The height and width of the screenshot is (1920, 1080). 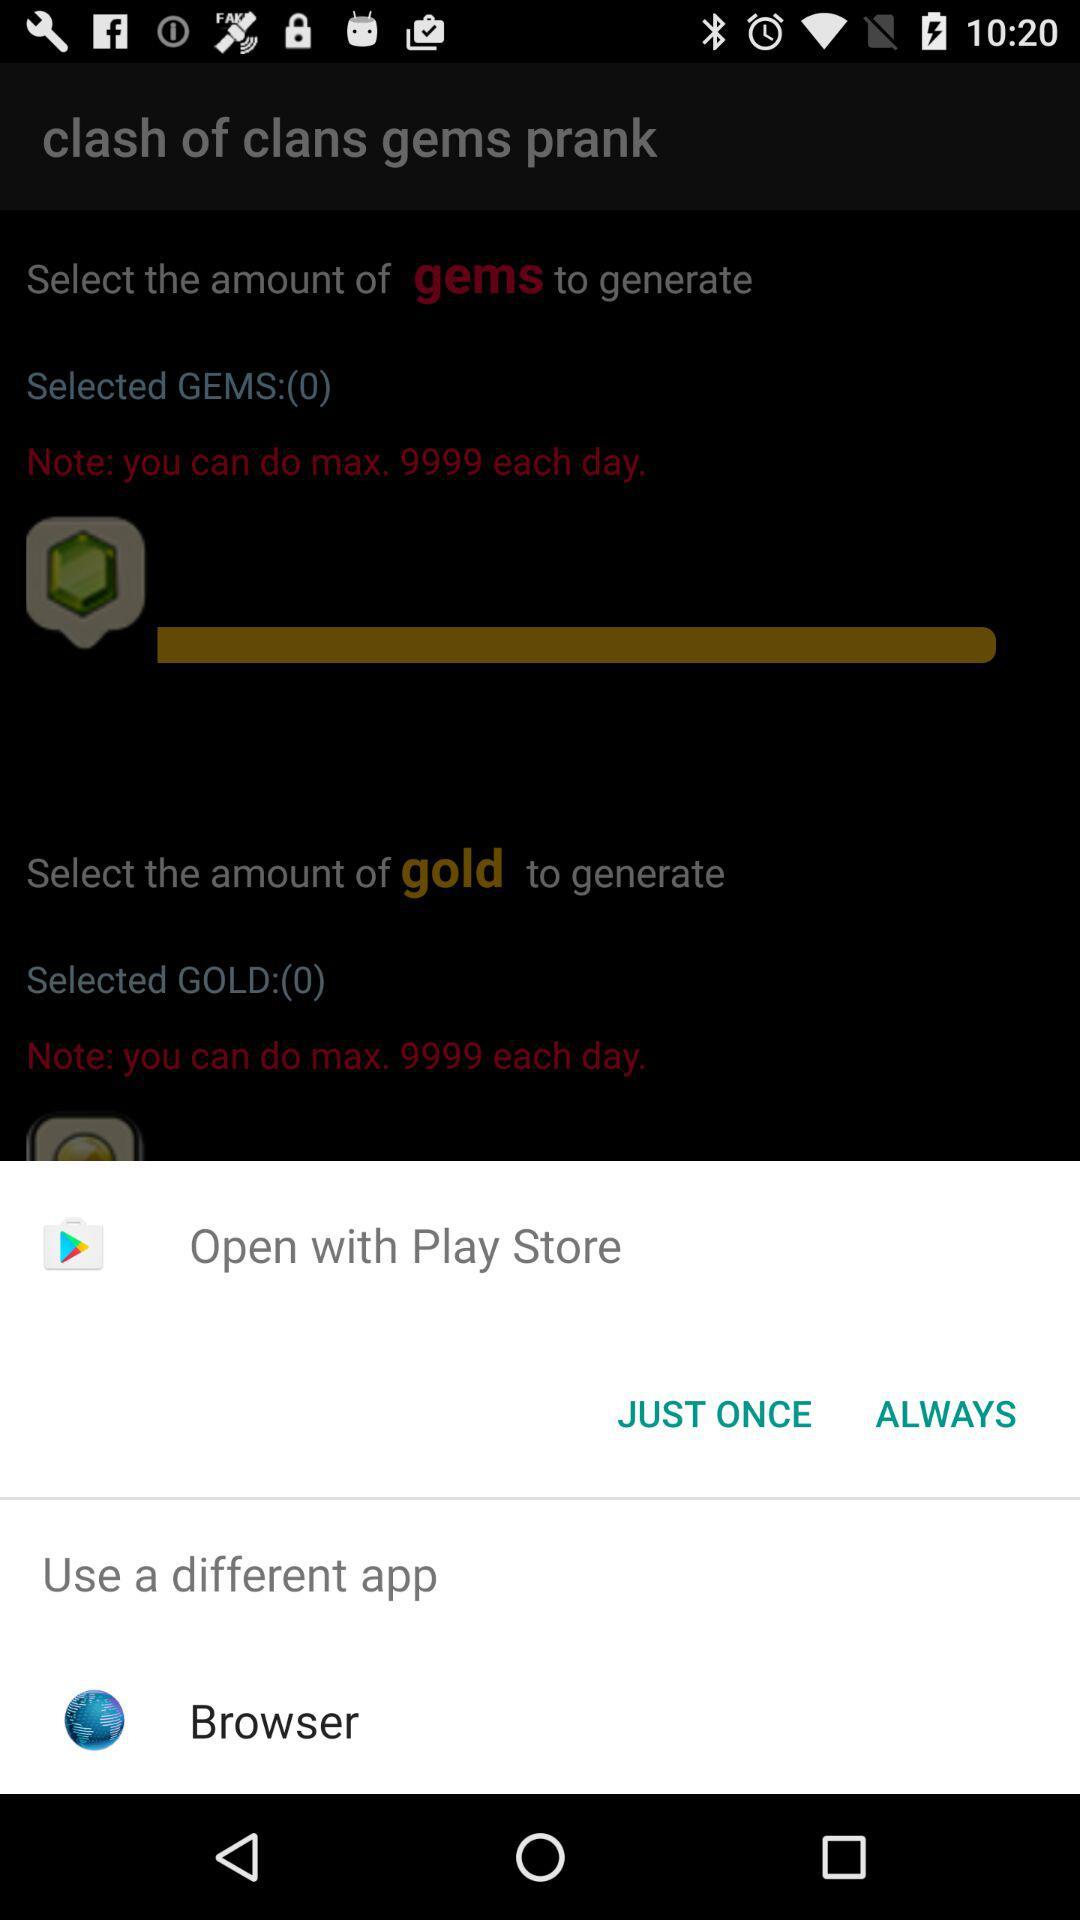 I want to click on the icon below open with play item, so click(x=713, y=1411).